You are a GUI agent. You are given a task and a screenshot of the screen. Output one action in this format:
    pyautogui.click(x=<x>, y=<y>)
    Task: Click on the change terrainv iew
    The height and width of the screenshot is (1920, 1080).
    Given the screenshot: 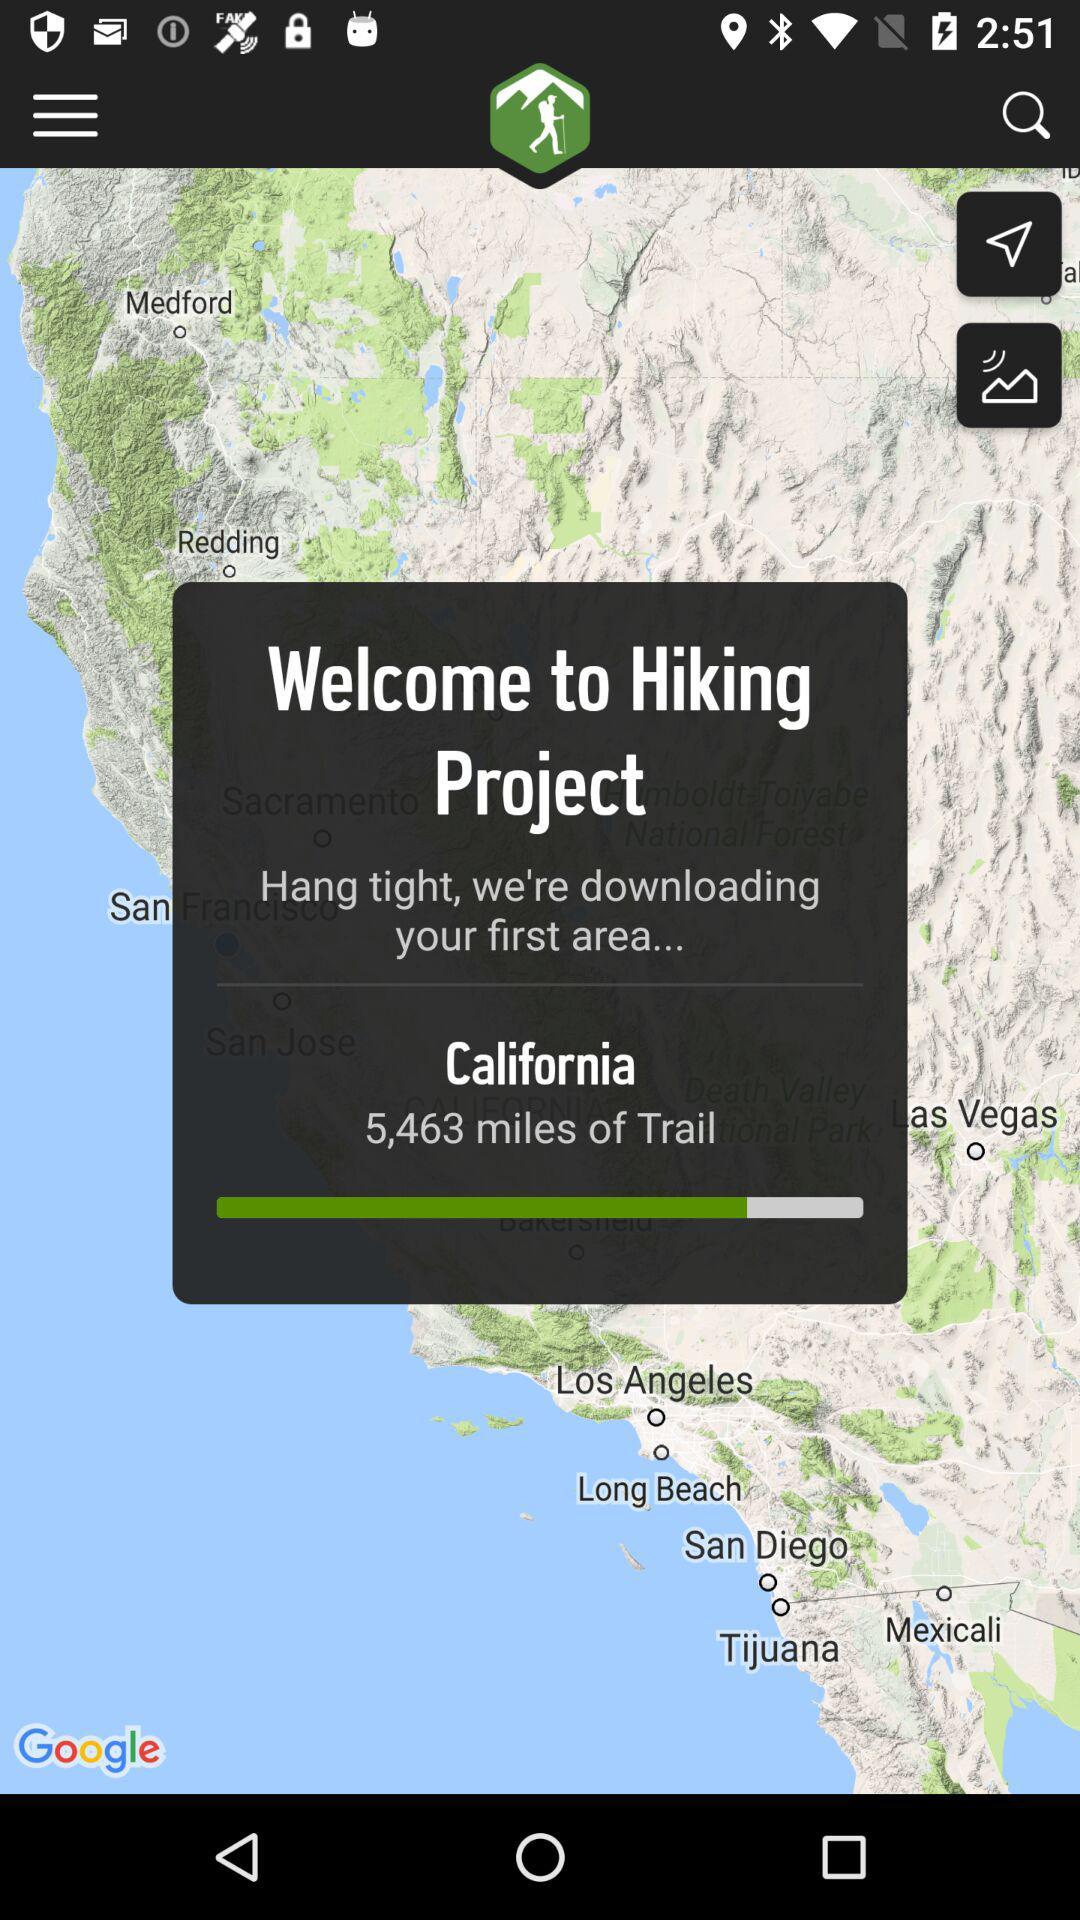 What is the action you would take?
    pyautogui.click(x=1009, y=380)
    